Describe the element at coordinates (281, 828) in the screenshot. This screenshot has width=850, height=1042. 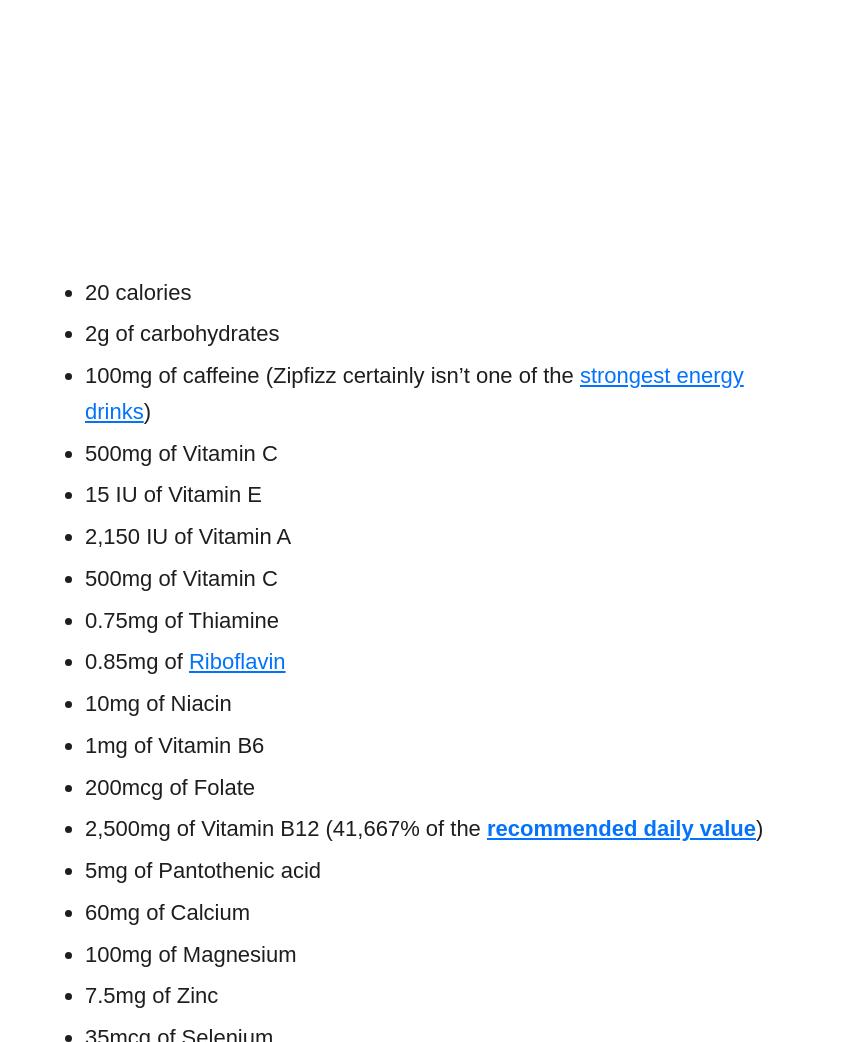
I see `'2,500mg of Vitamin B12 (41,667% of the'` at that location.